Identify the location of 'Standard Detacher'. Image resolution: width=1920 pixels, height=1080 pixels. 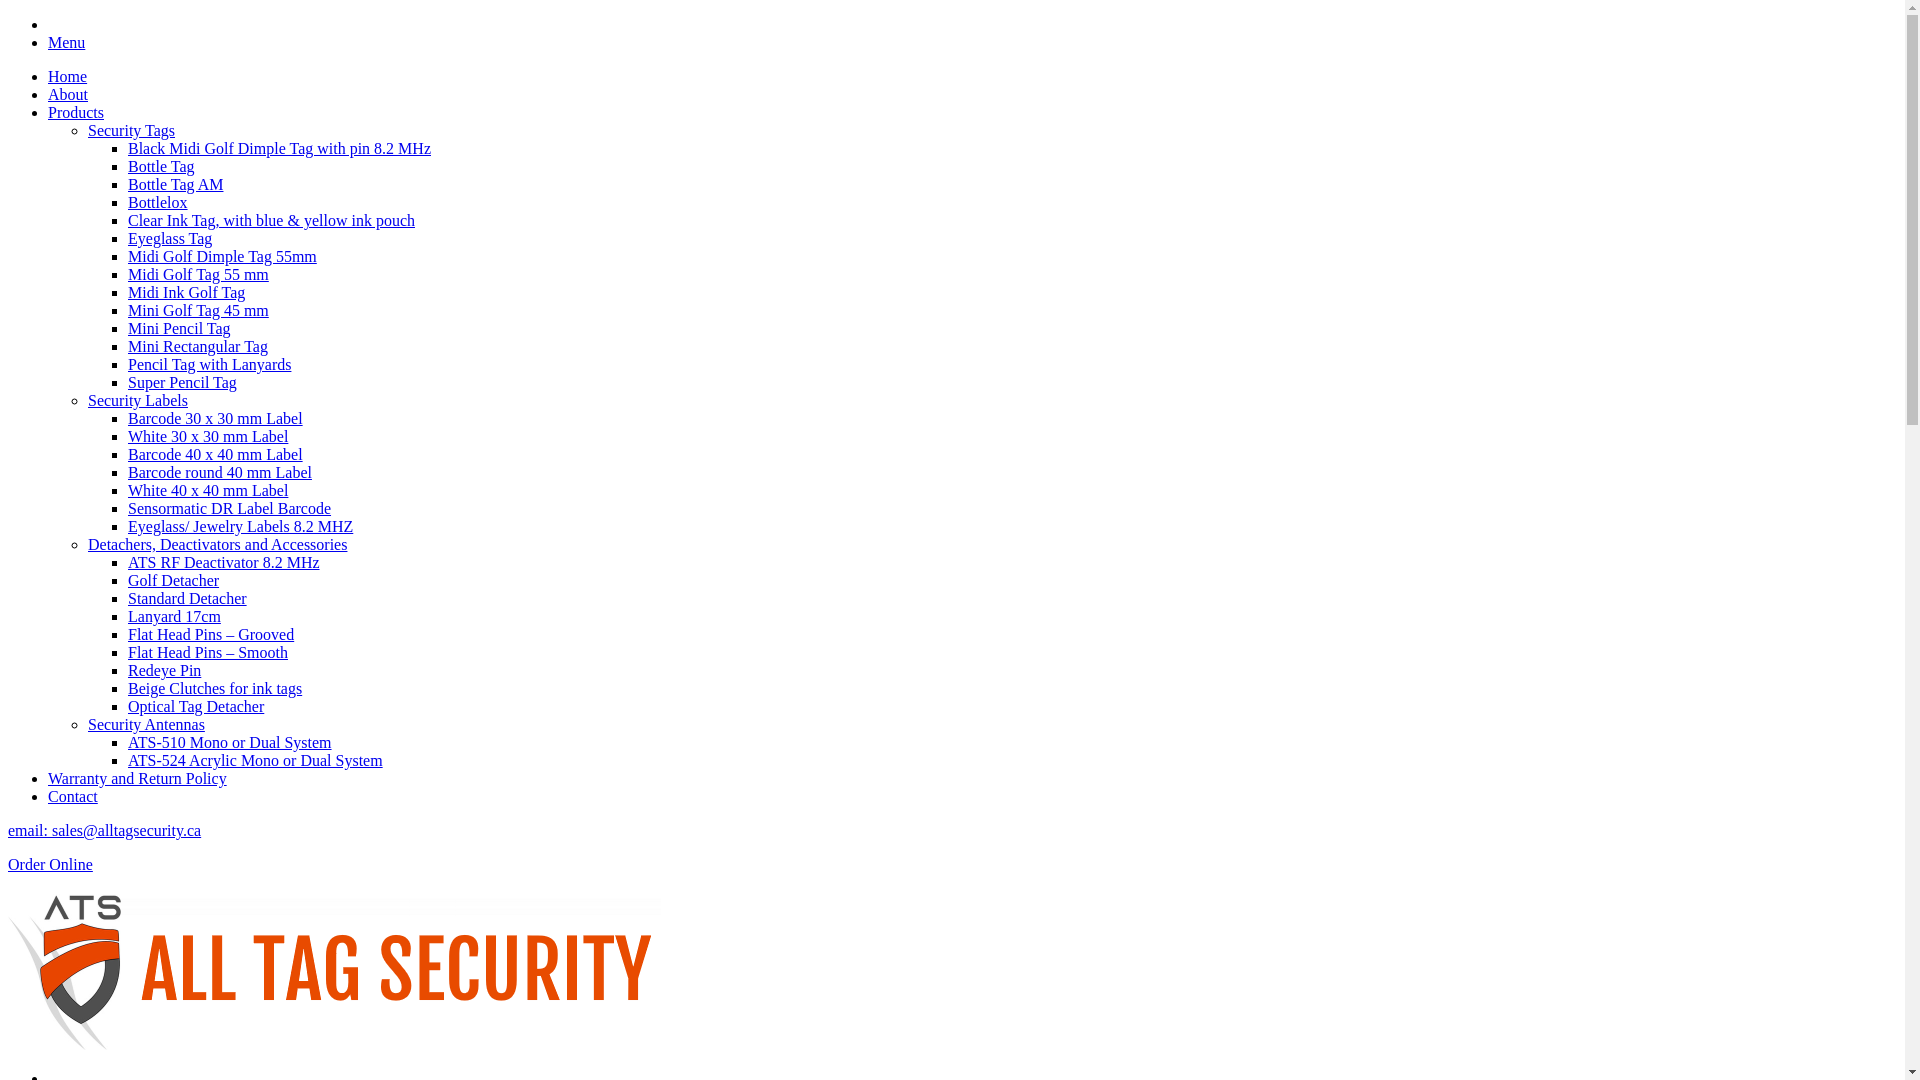
(187, 597).